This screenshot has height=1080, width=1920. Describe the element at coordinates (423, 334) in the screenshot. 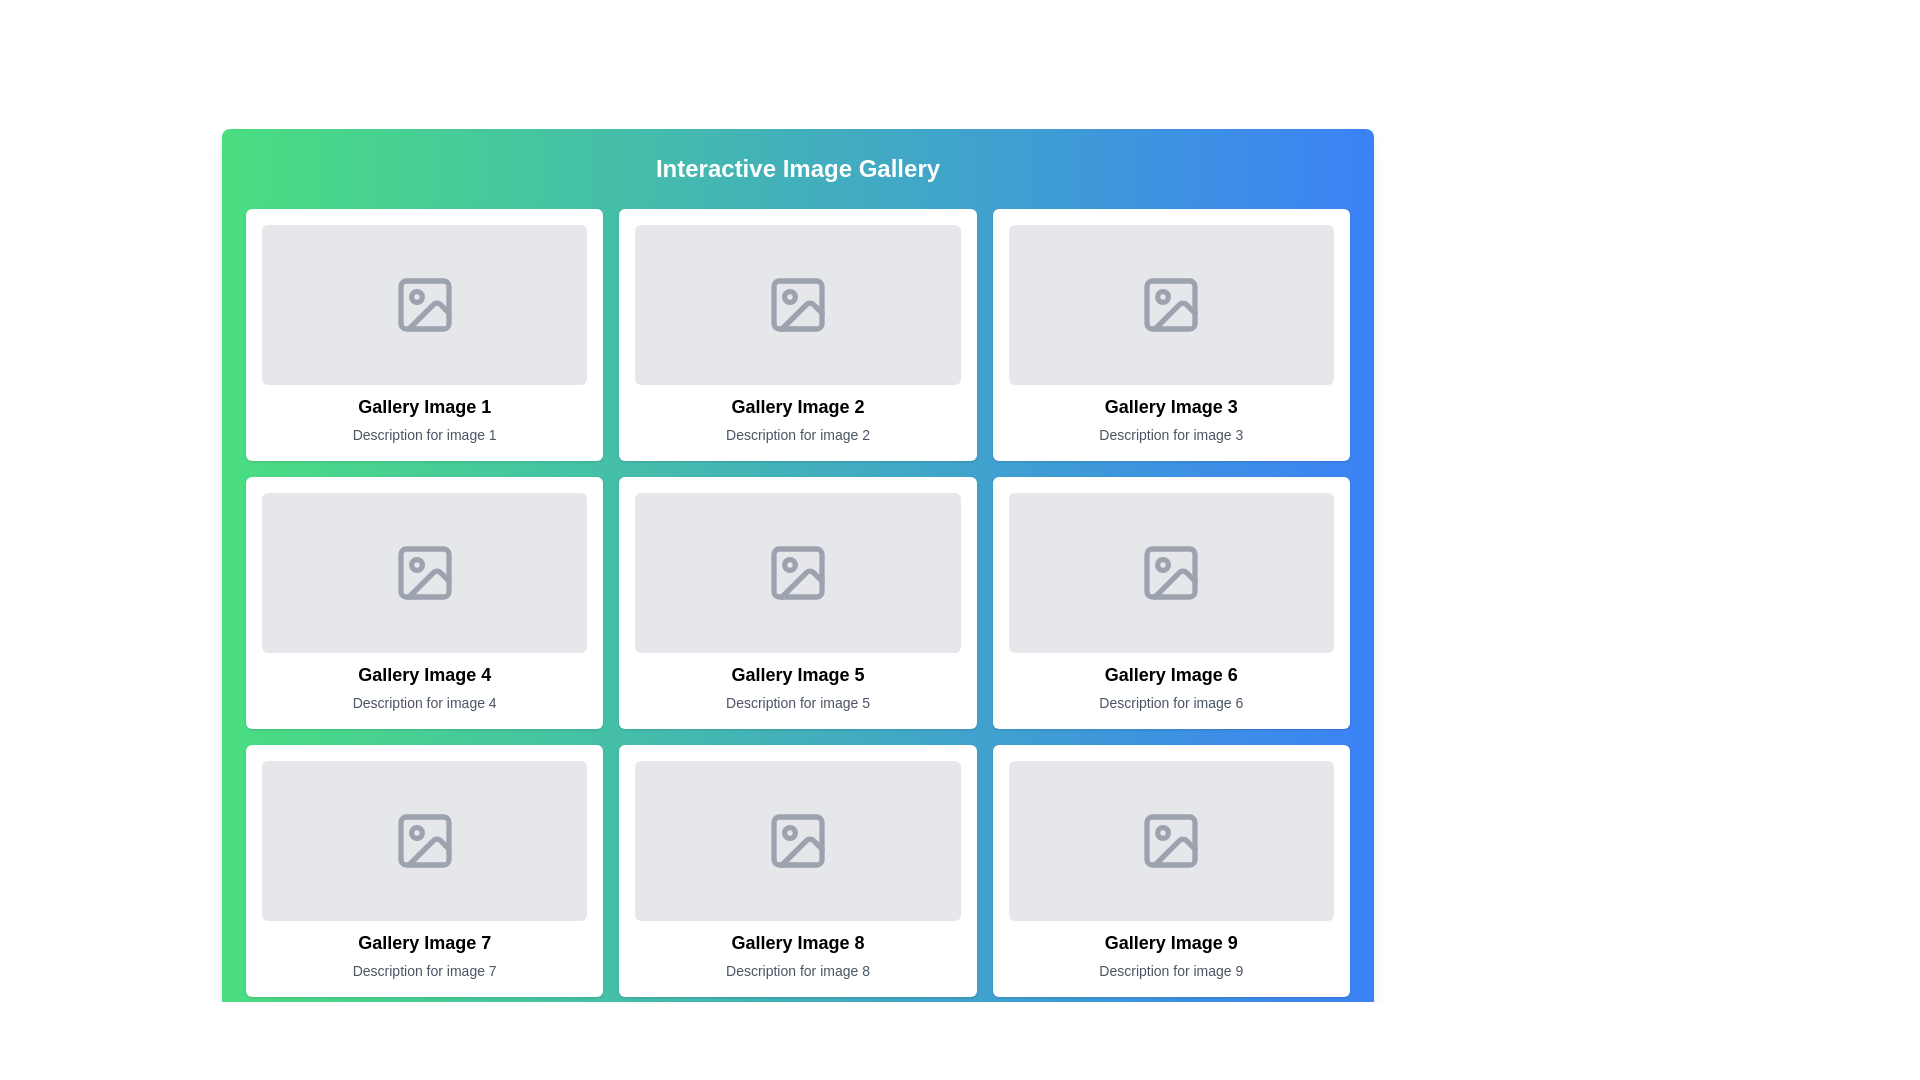

I see `the top-left card in the gallery grid, which includes an image placeholder and descriptive text` at that location.